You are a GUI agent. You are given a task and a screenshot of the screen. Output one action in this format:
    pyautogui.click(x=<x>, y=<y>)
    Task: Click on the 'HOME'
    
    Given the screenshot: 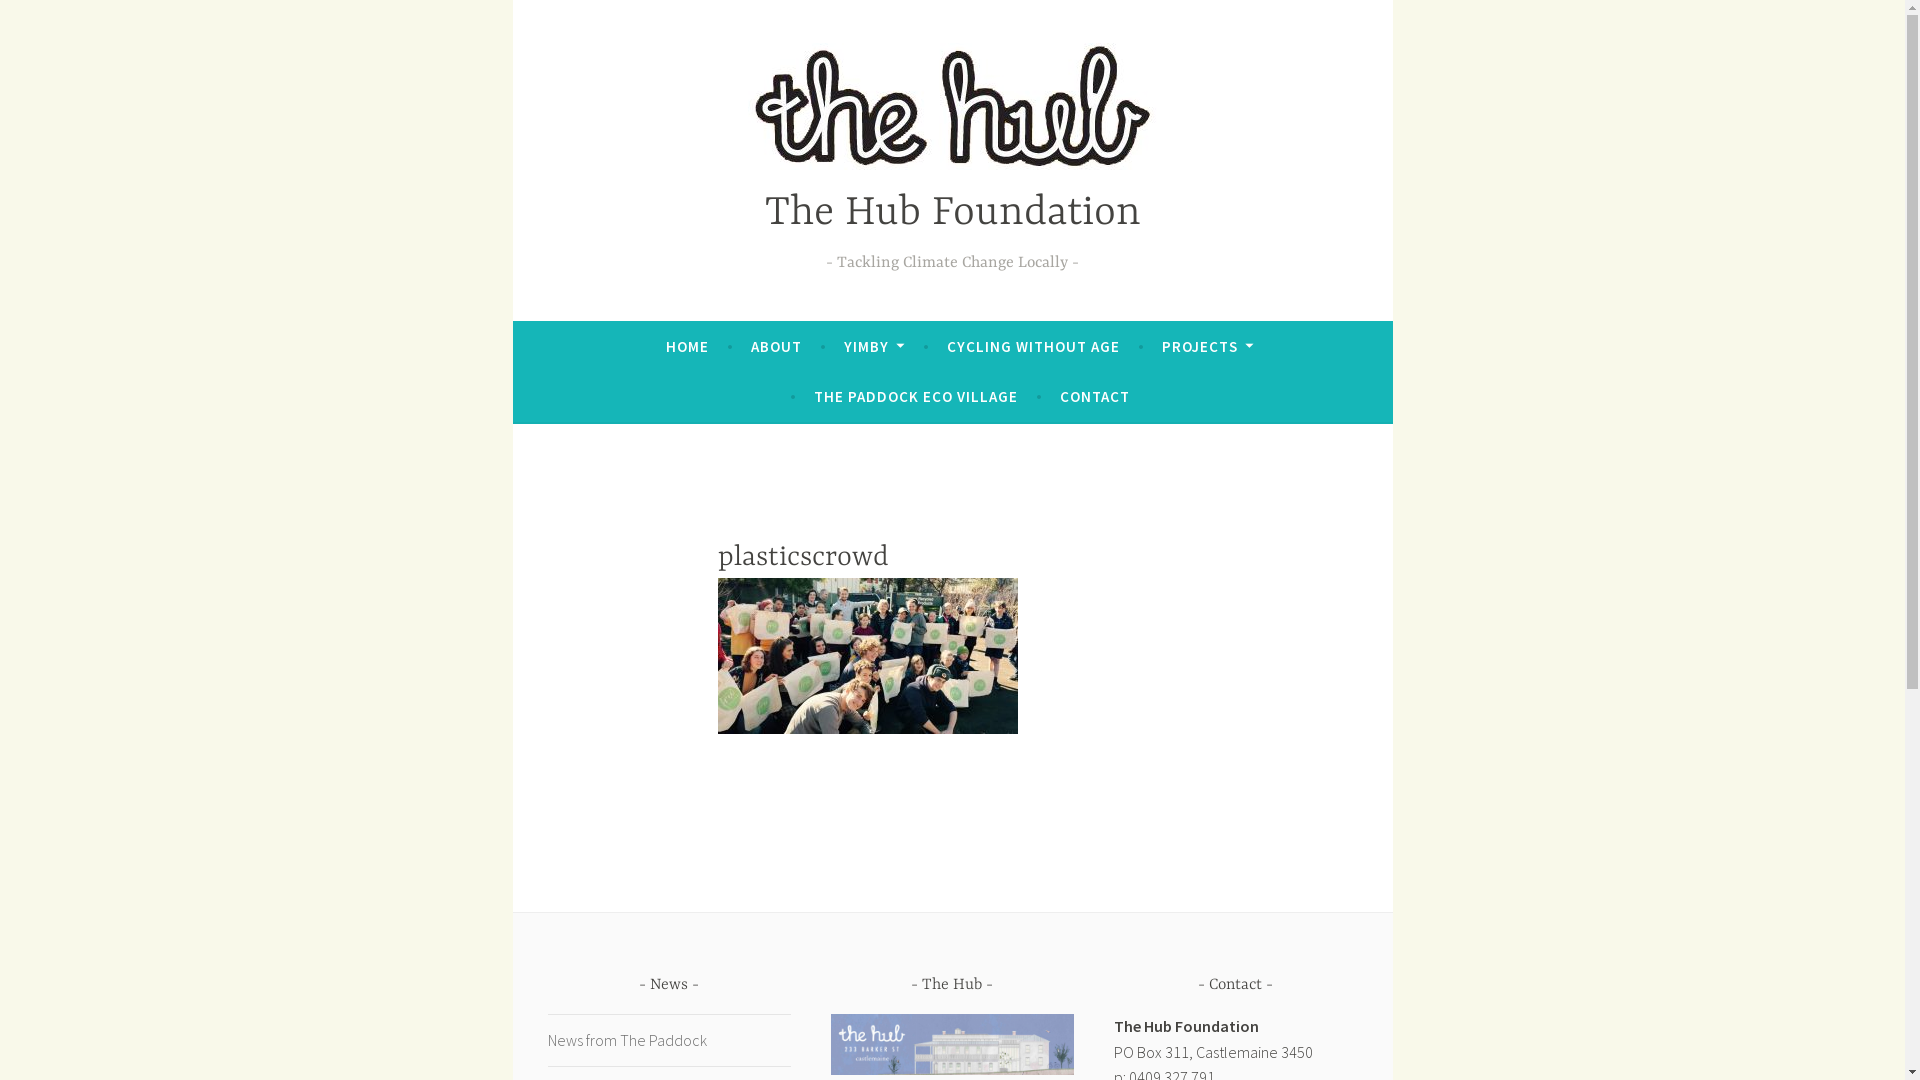 What is the action you would take?
    pyautogui.click(x=687, y=346)
    